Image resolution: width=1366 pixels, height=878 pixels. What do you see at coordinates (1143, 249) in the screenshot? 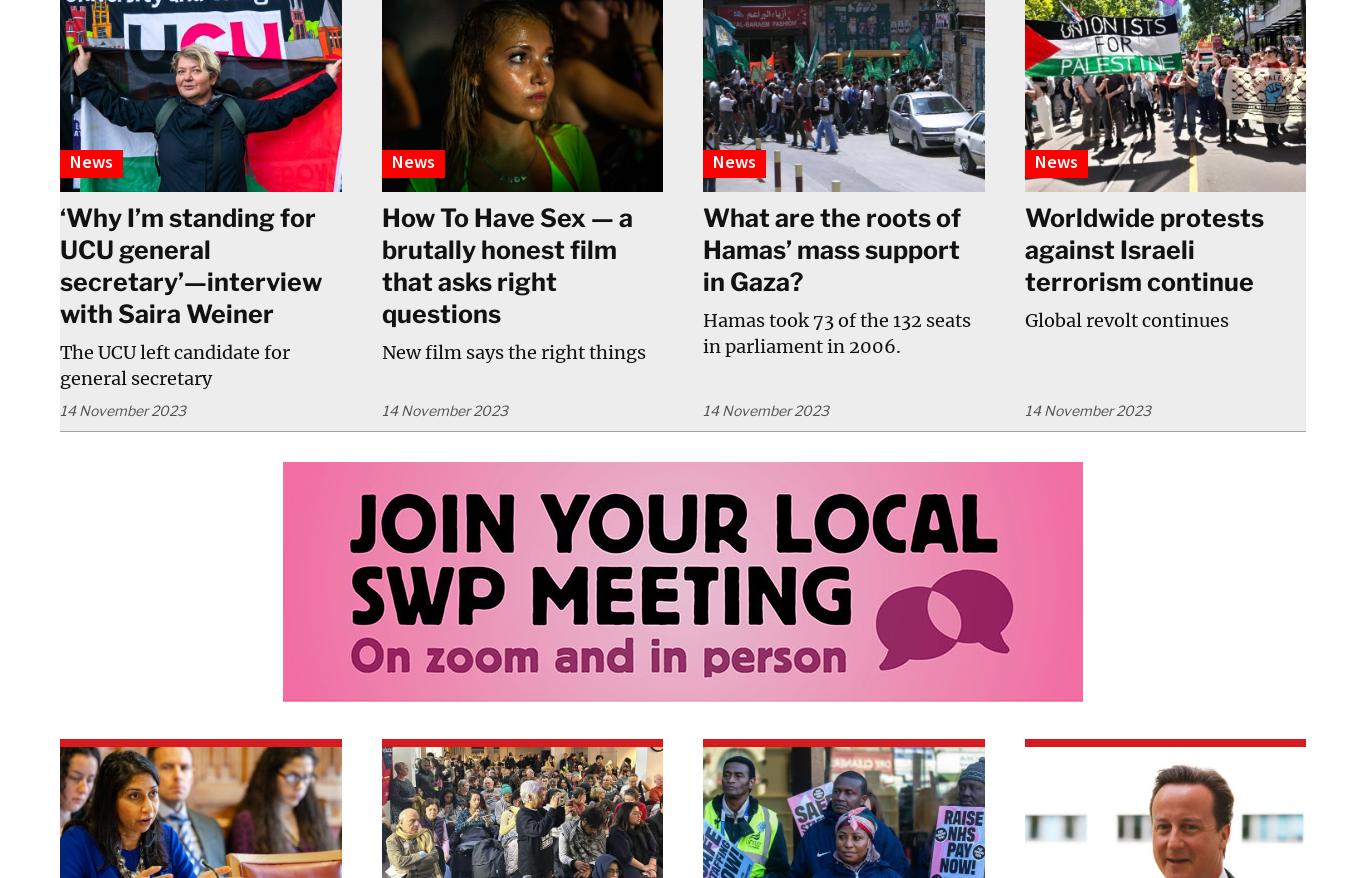
I see `'Worldwide protests against Israeli terrorism continue'` at bounding box center [1143, 249].